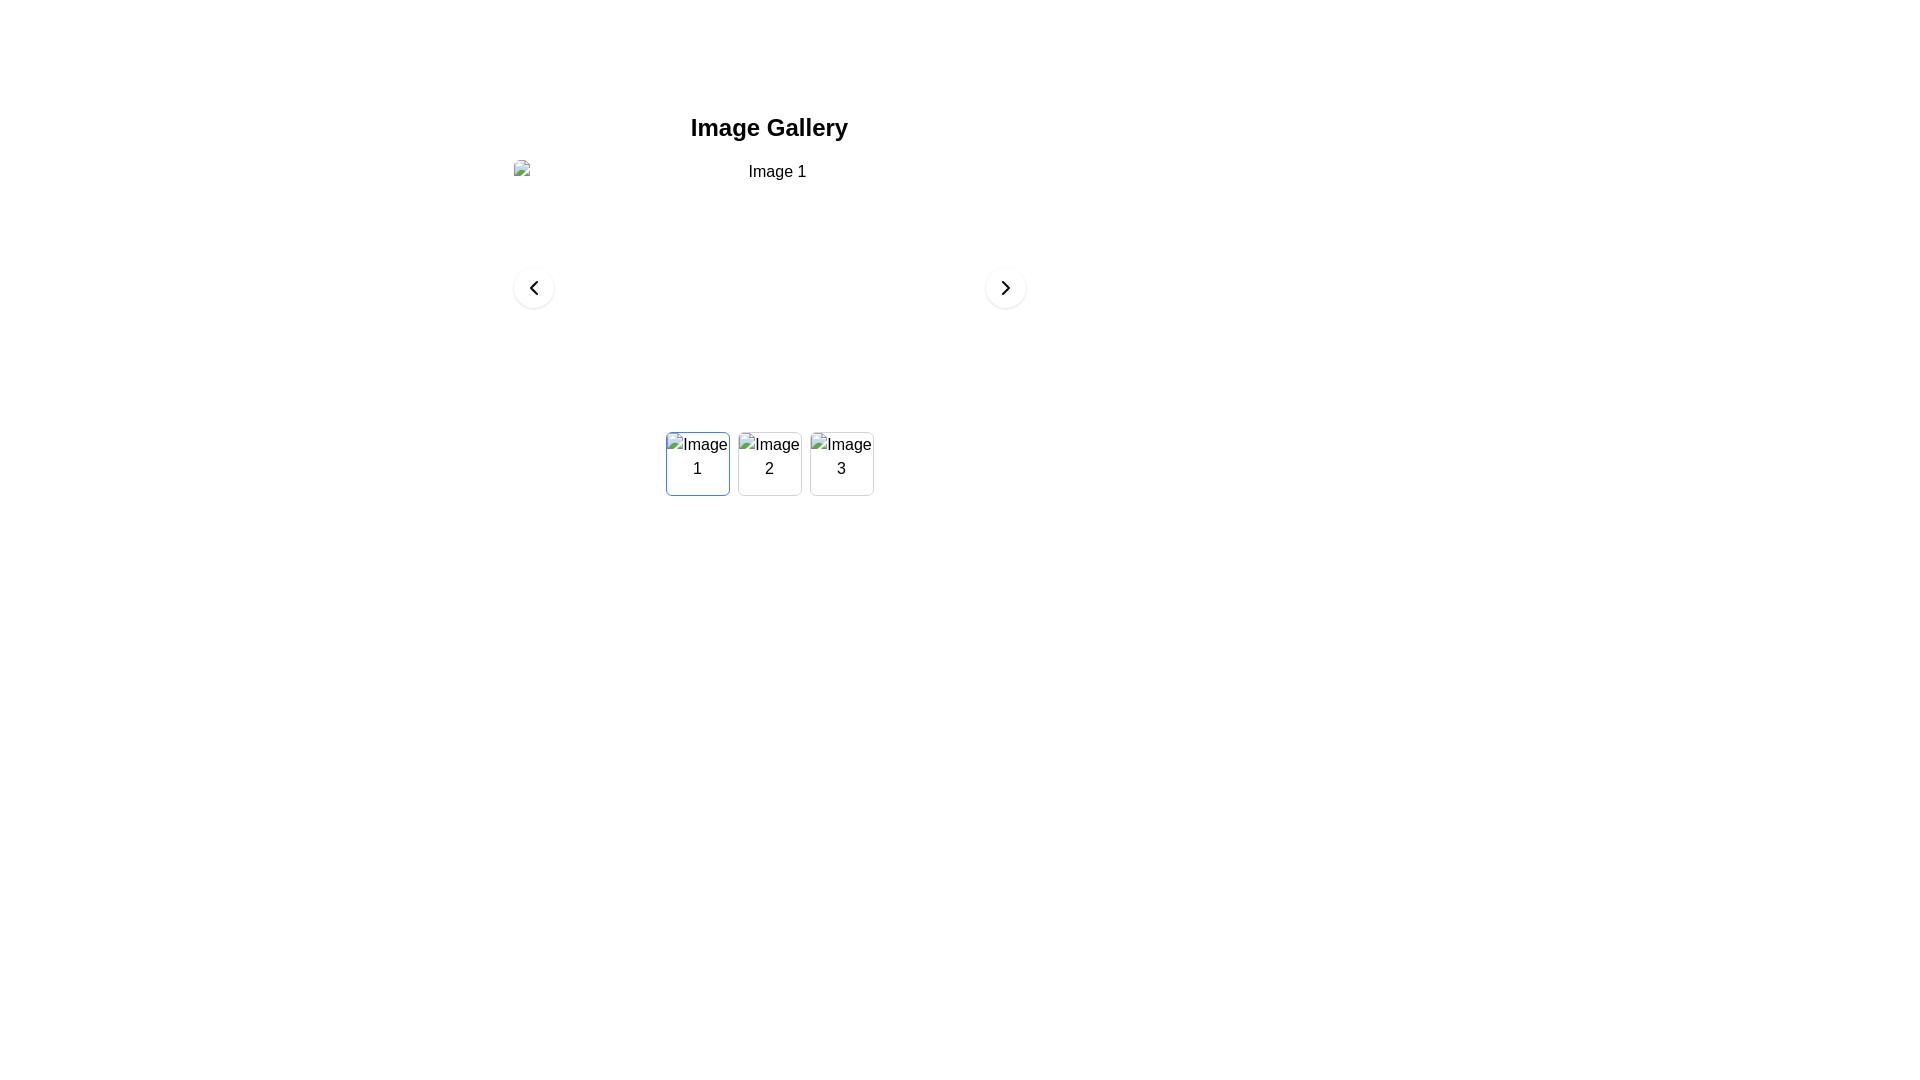 This screenshot has height=1080, width=1920. What do you see at coordinates (697, 463) in the screenshot?
I see `the thumbnail image for 'Image 1' from the image gallery` at bounding box center [697, 463].